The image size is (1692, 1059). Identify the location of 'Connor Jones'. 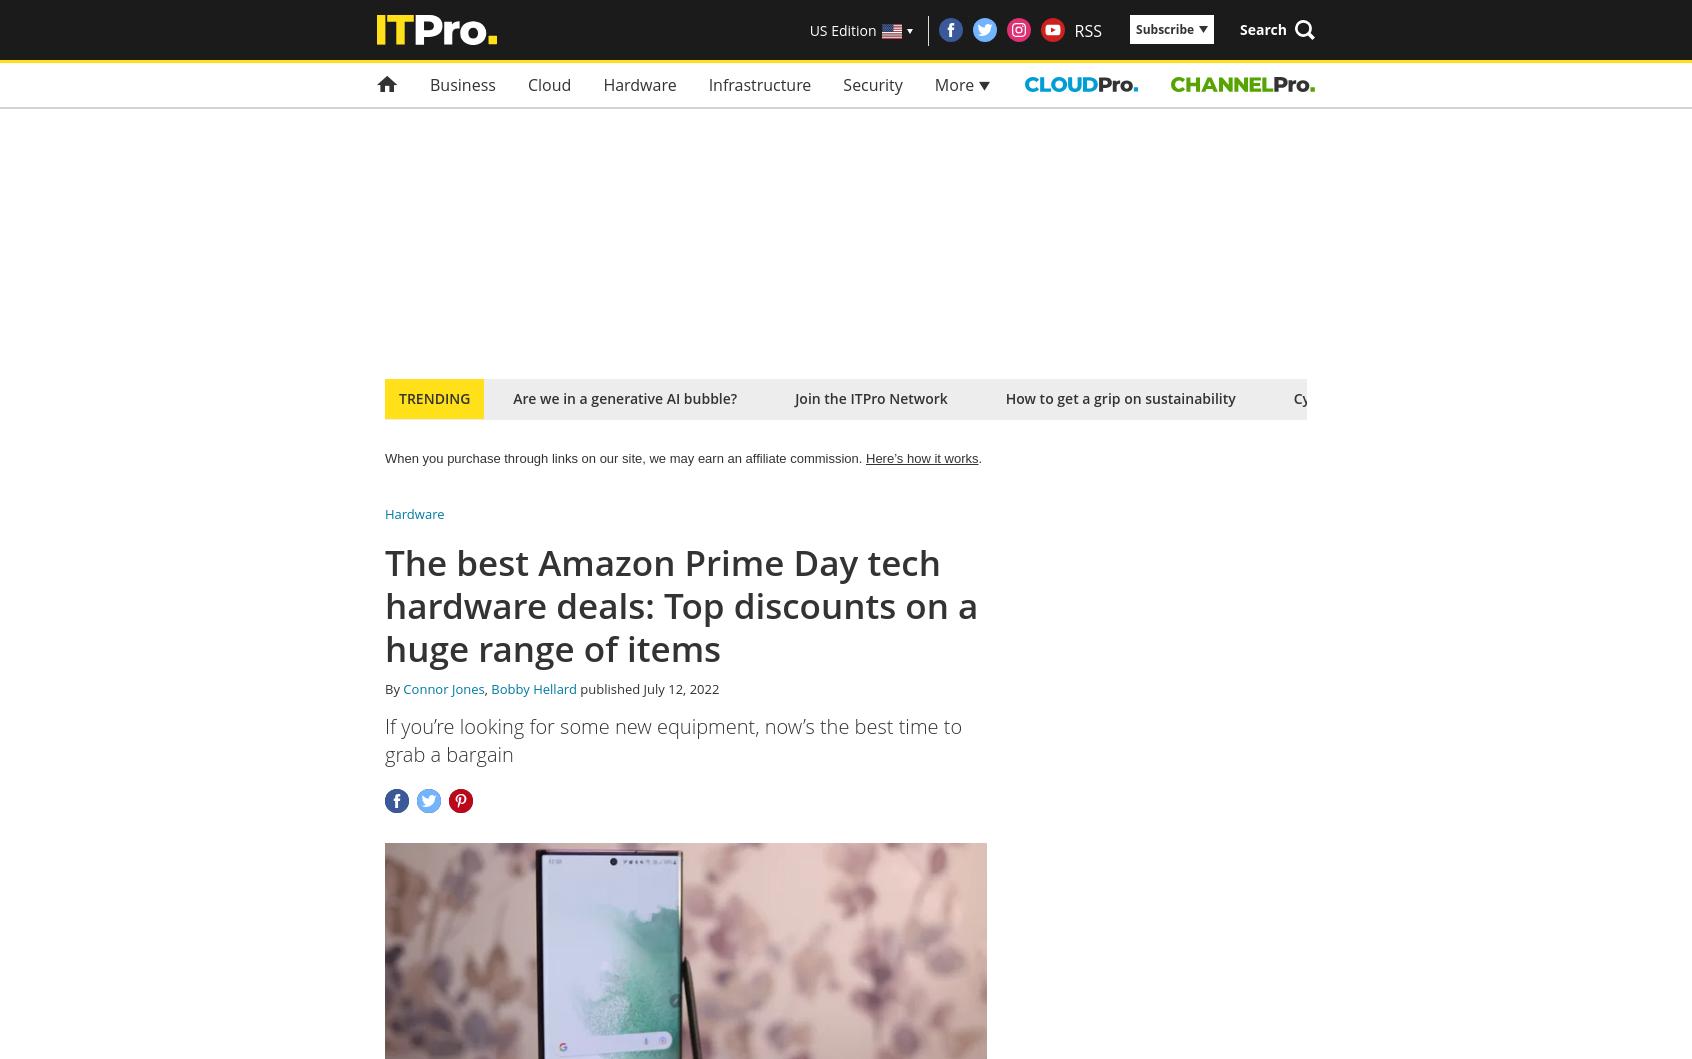
(403, 688).